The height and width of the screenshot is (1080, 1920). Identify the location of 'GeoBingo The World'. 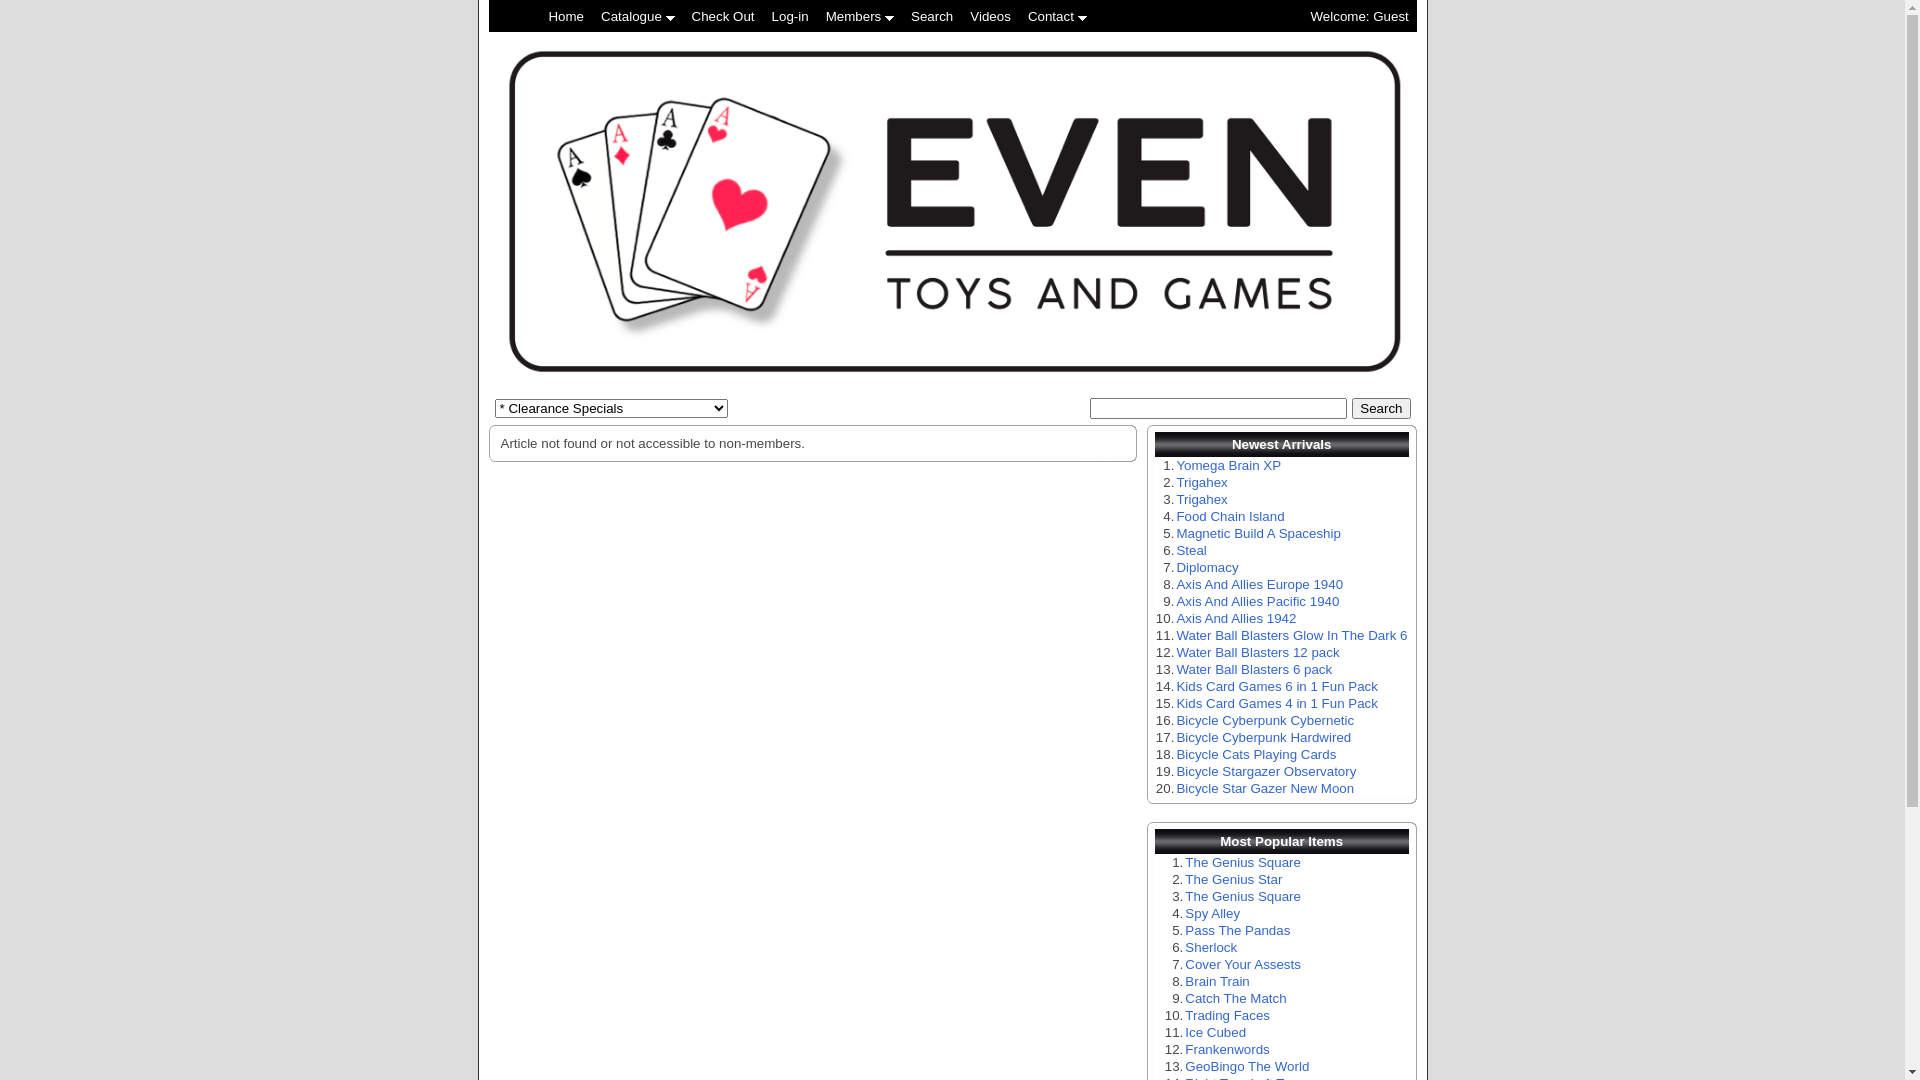
(1246, 1065).